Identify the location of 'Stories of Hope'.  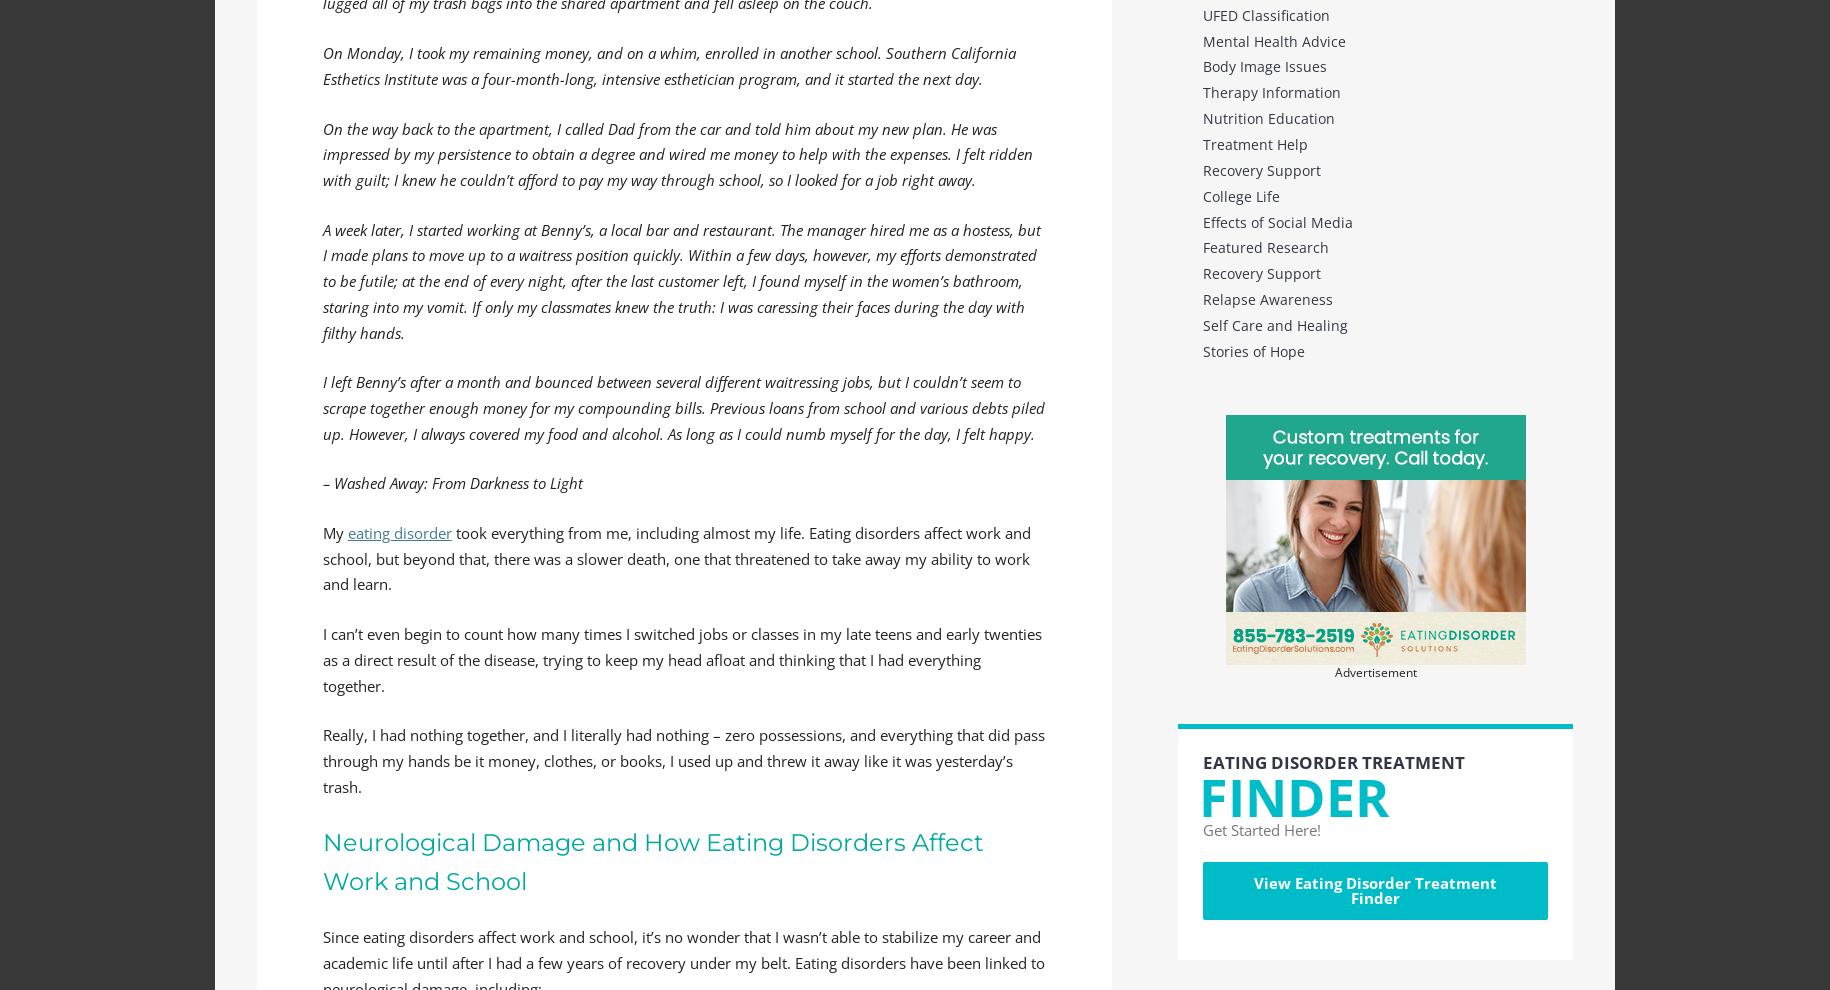
(1203, 350).